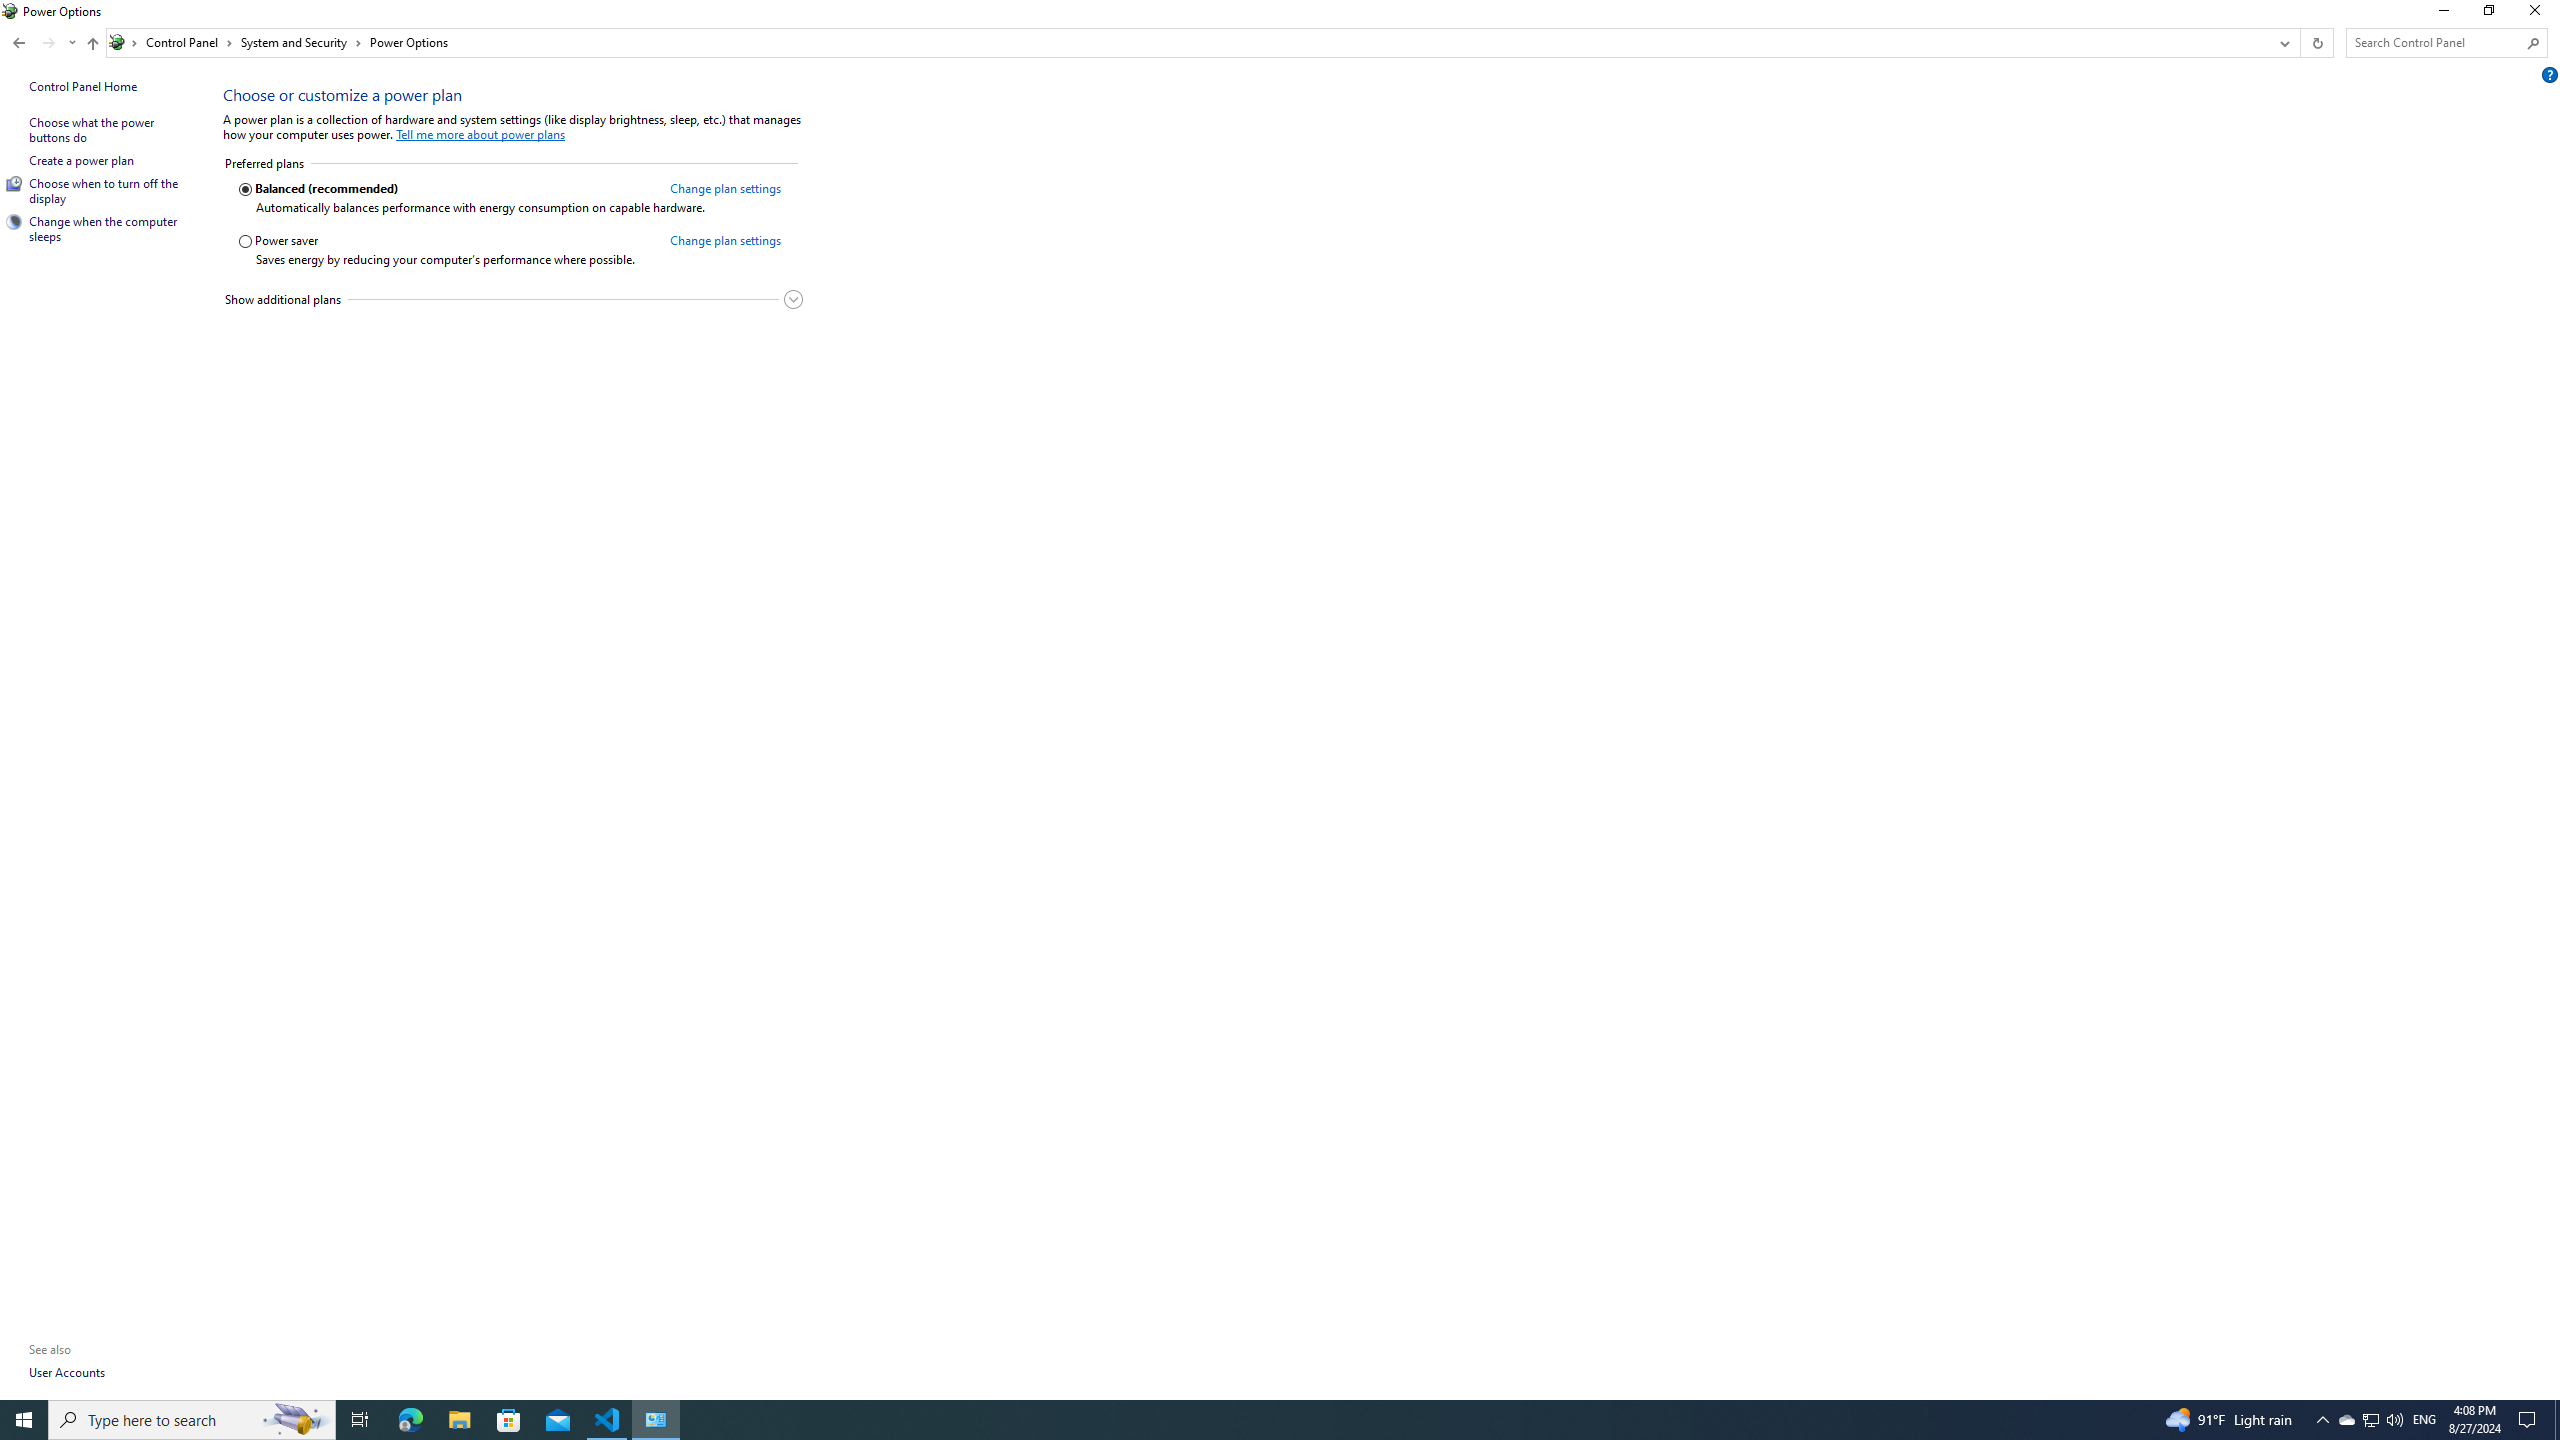  What do you see at coordinates (301, 42) in the screenshot?
I see `'System and Security'` at bounding box center [301, 42].